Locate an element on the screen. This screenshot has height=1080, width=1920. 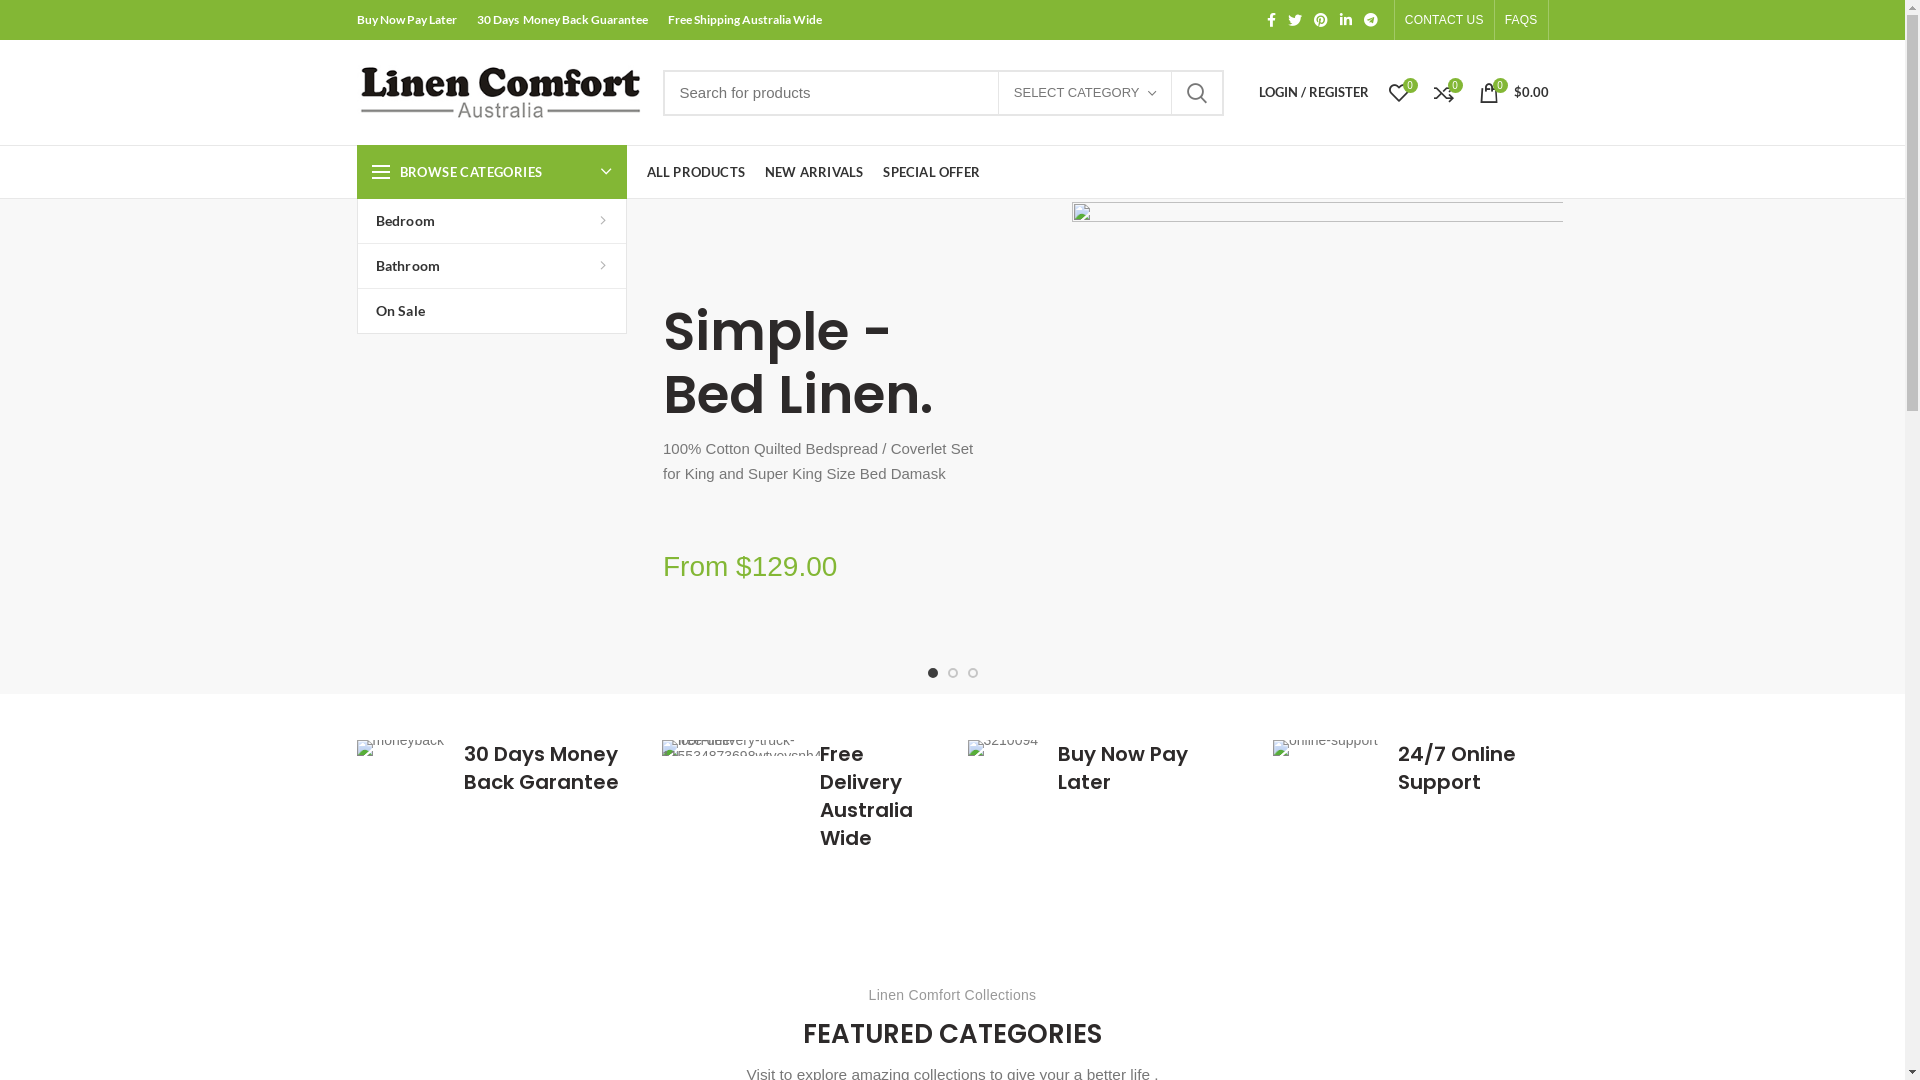
'Bedroom' is located at coordinates (491, 220).